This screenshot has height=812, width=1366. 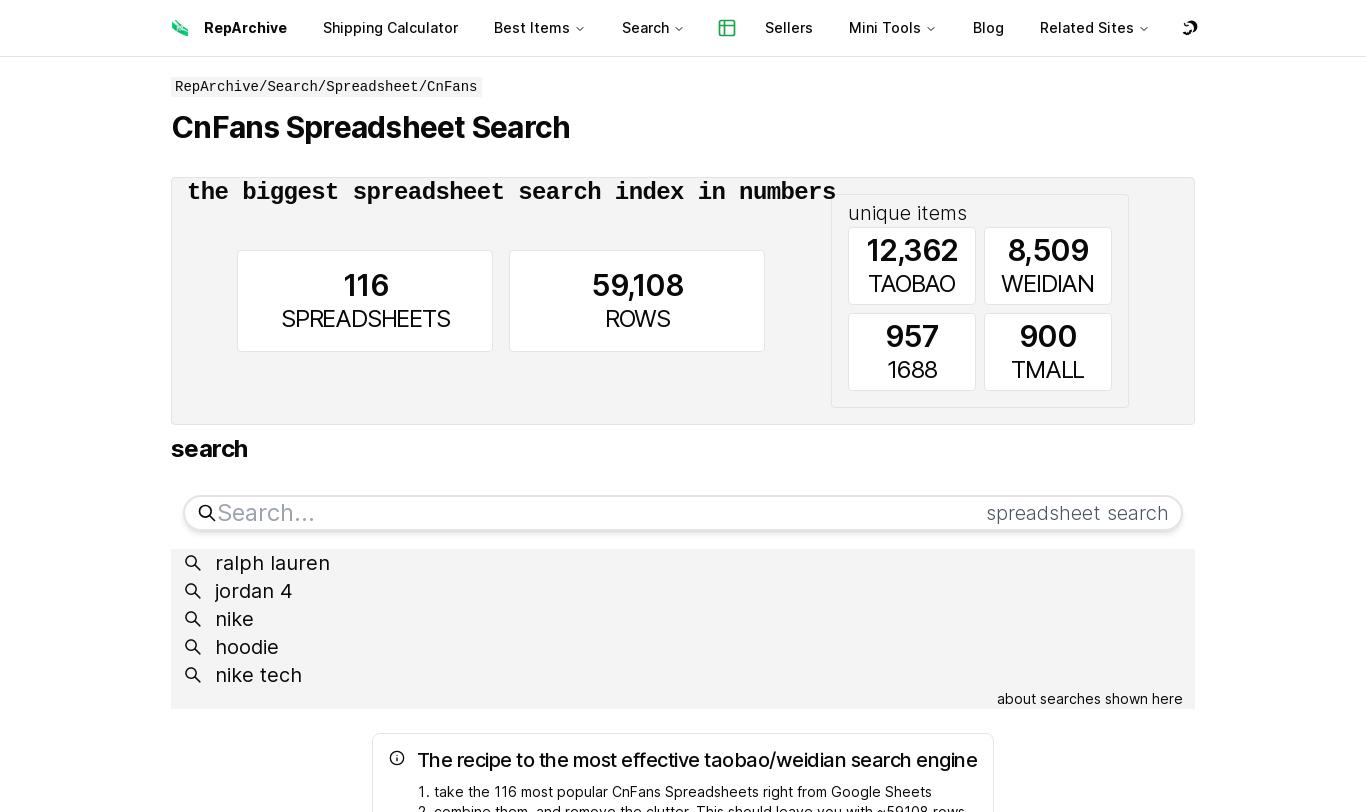 I want to click on '12,362', so click(x=909, y=250).